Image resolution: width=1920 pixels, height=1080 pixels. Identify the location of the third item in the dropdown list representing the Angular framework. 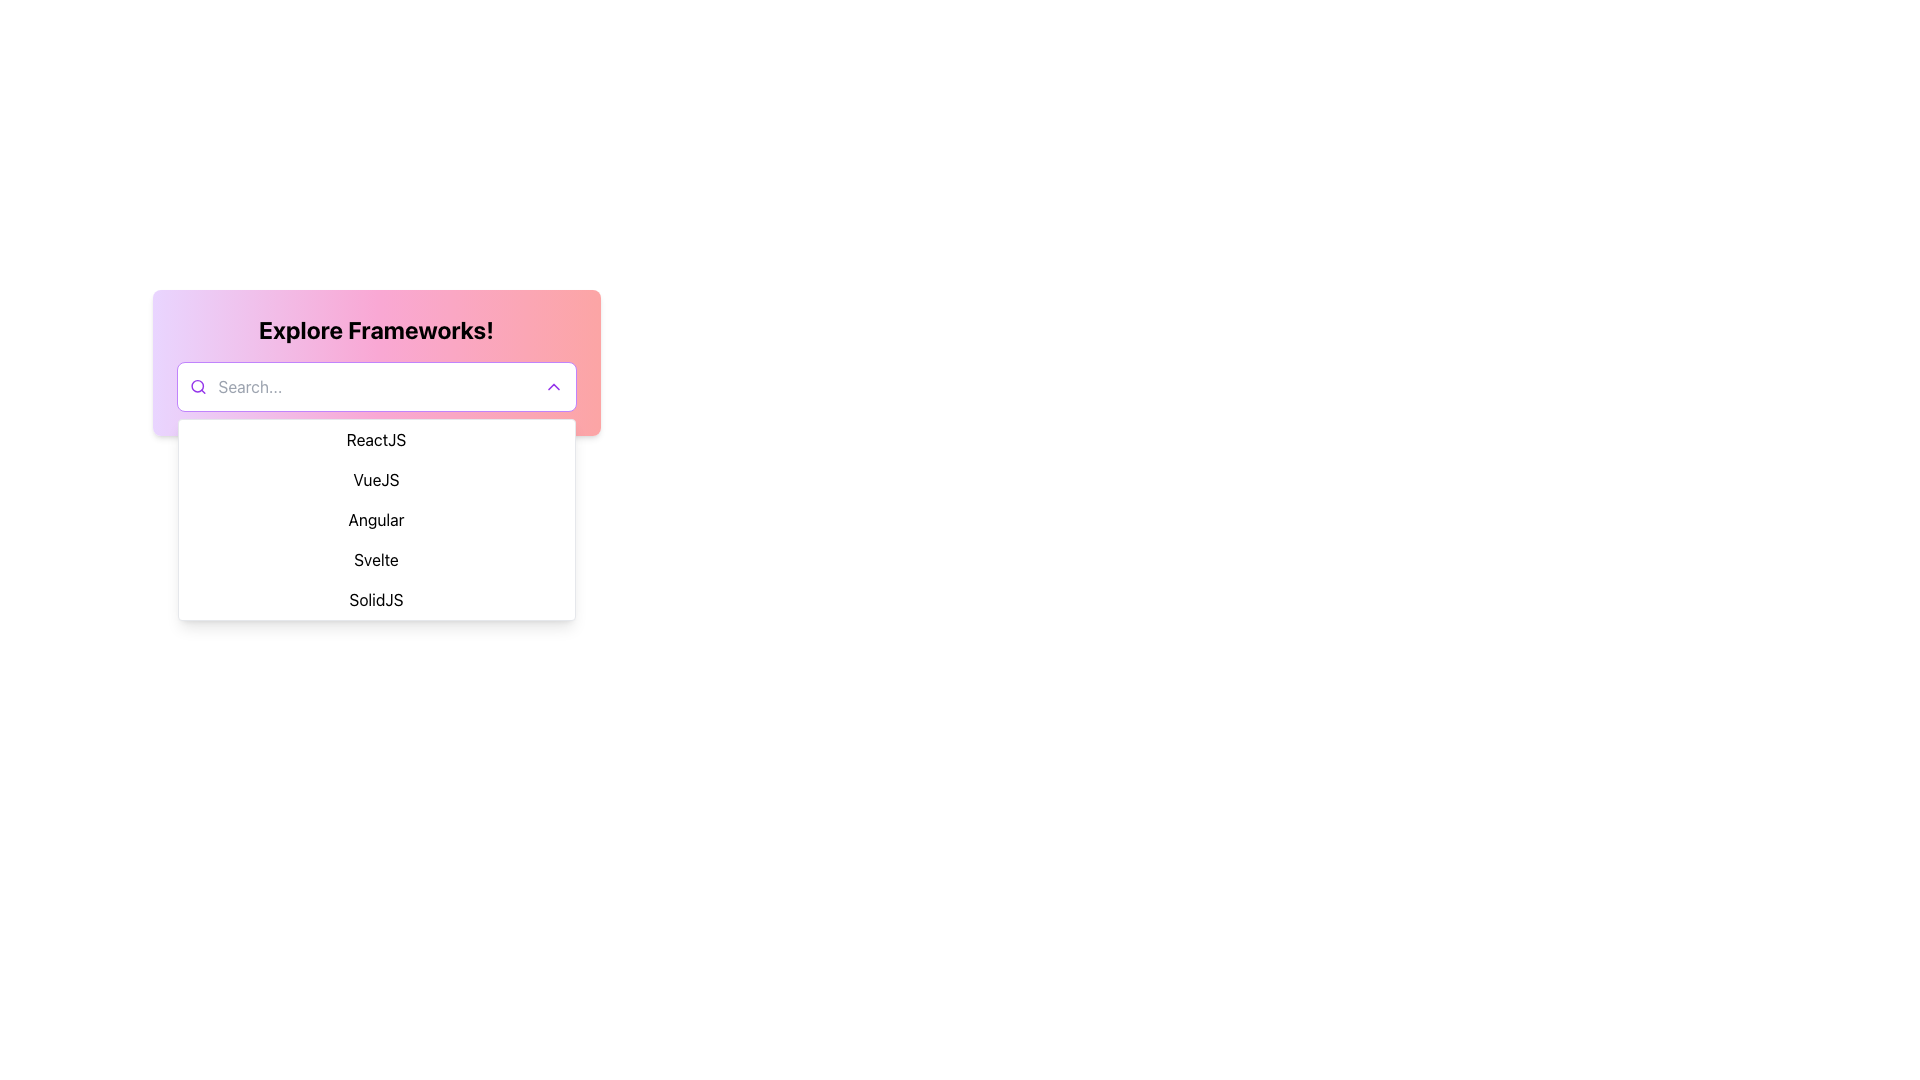
(376, 519).